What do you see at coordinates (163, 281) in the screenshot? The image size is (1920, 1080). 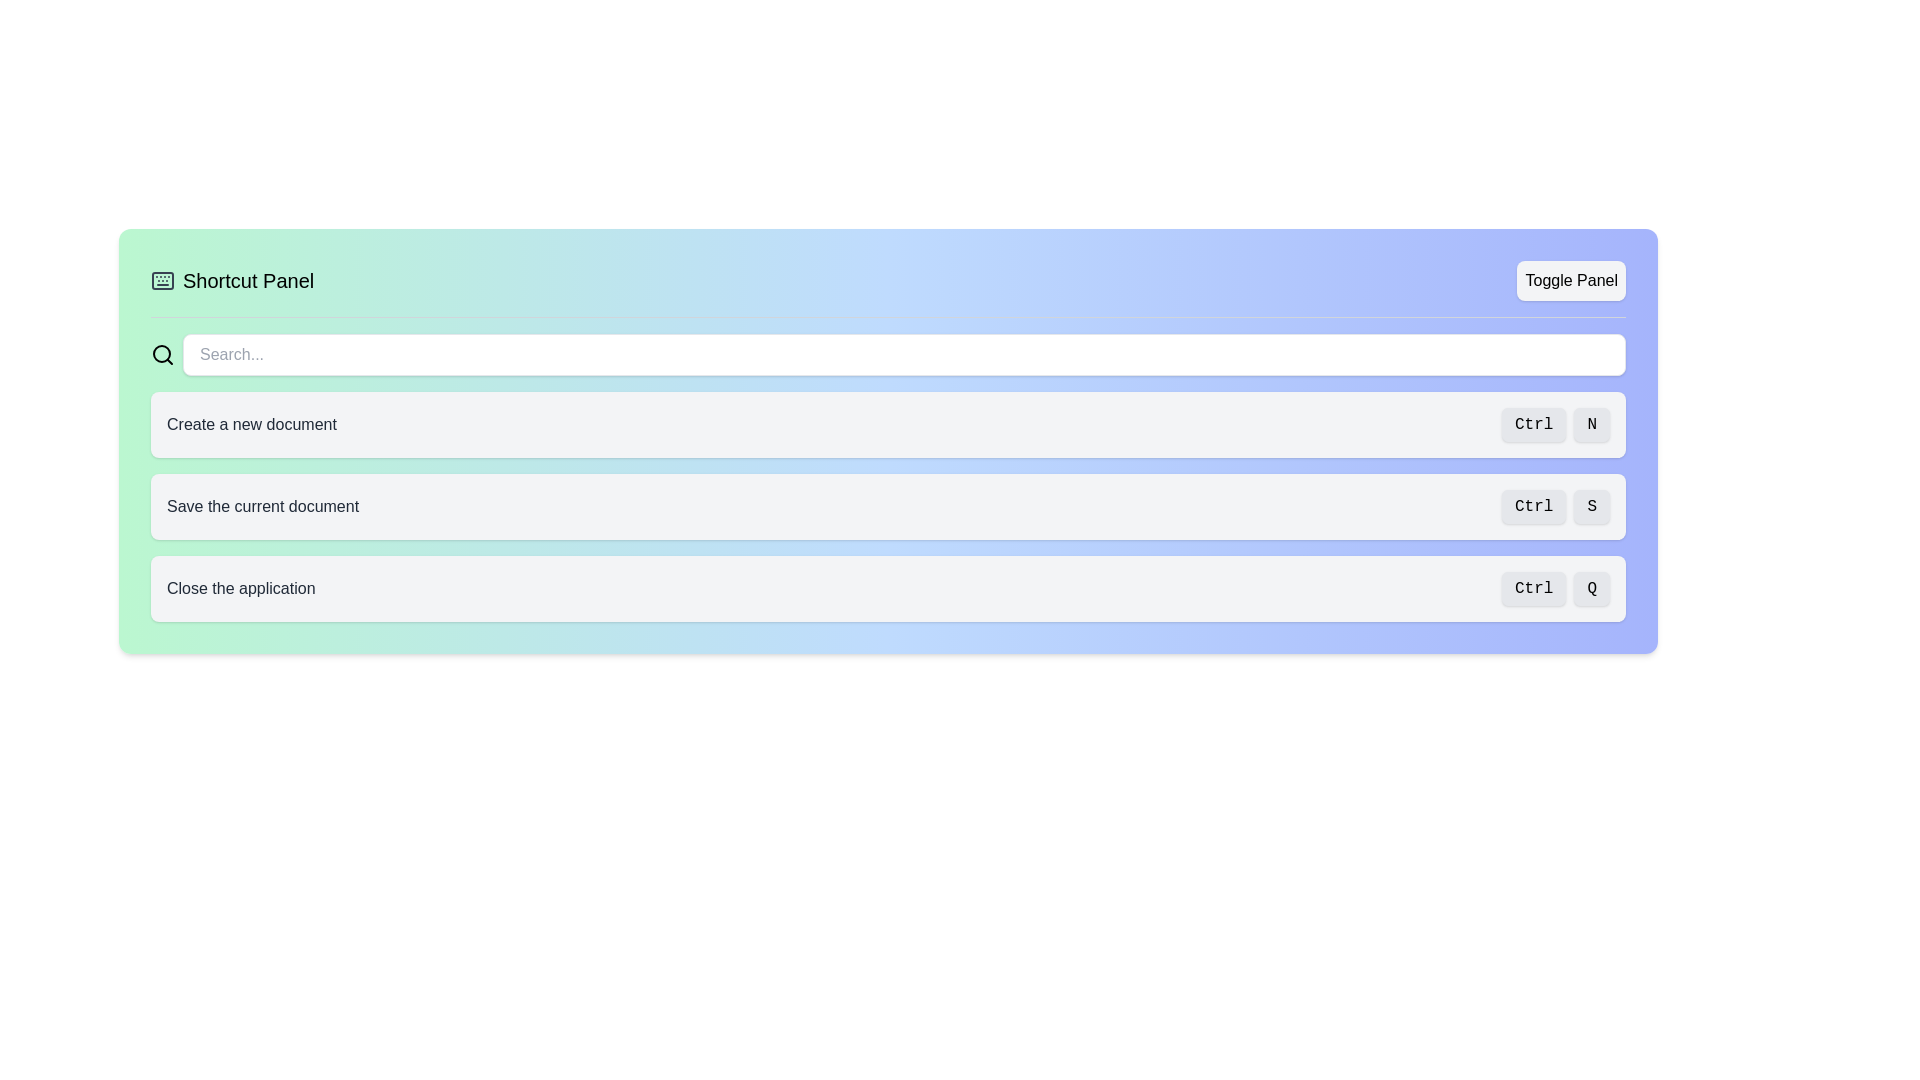 I see `the keyboard icon located to the left of the 'Shortcut Panel' label, which visually signifies keyboard-related features` at bounding box center [163, 281].